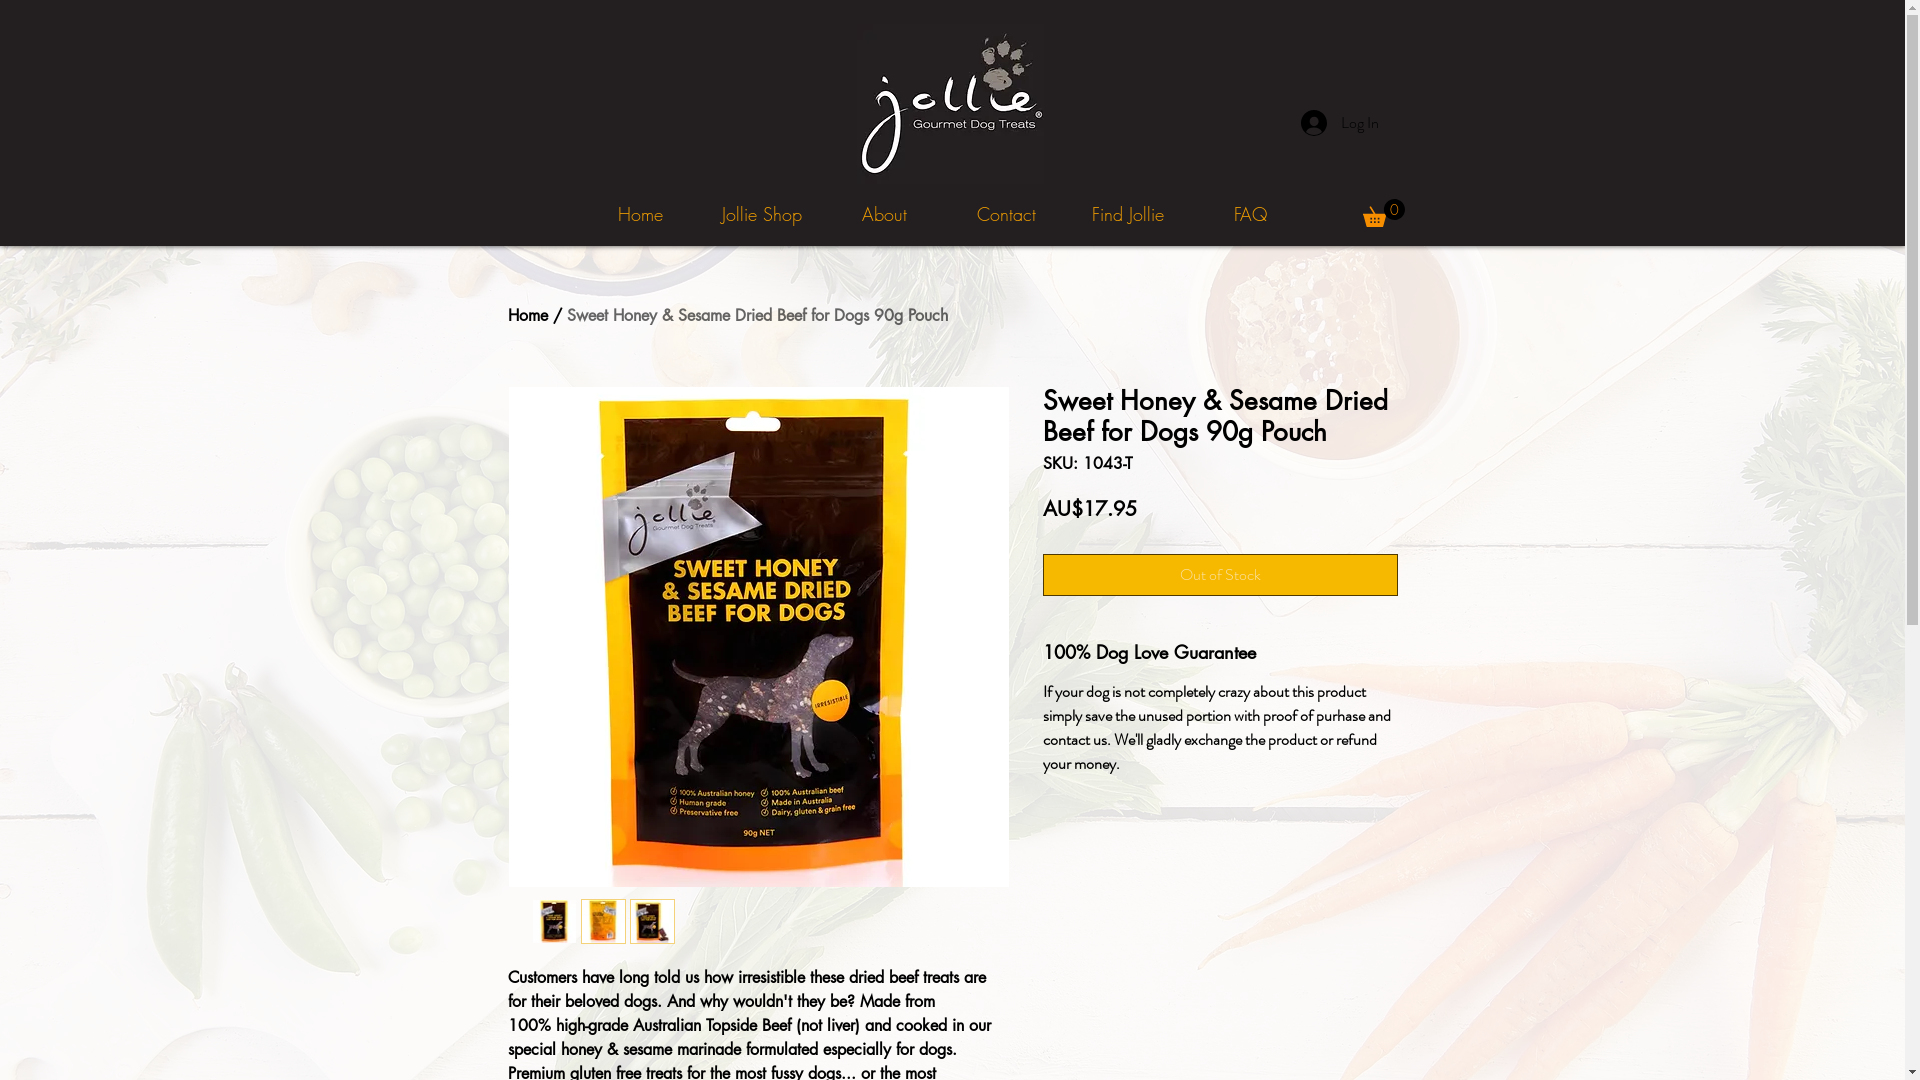 This screenshot has width=1920, height=1080. I want to click on 'Jollie Shop', so click(761, 214).